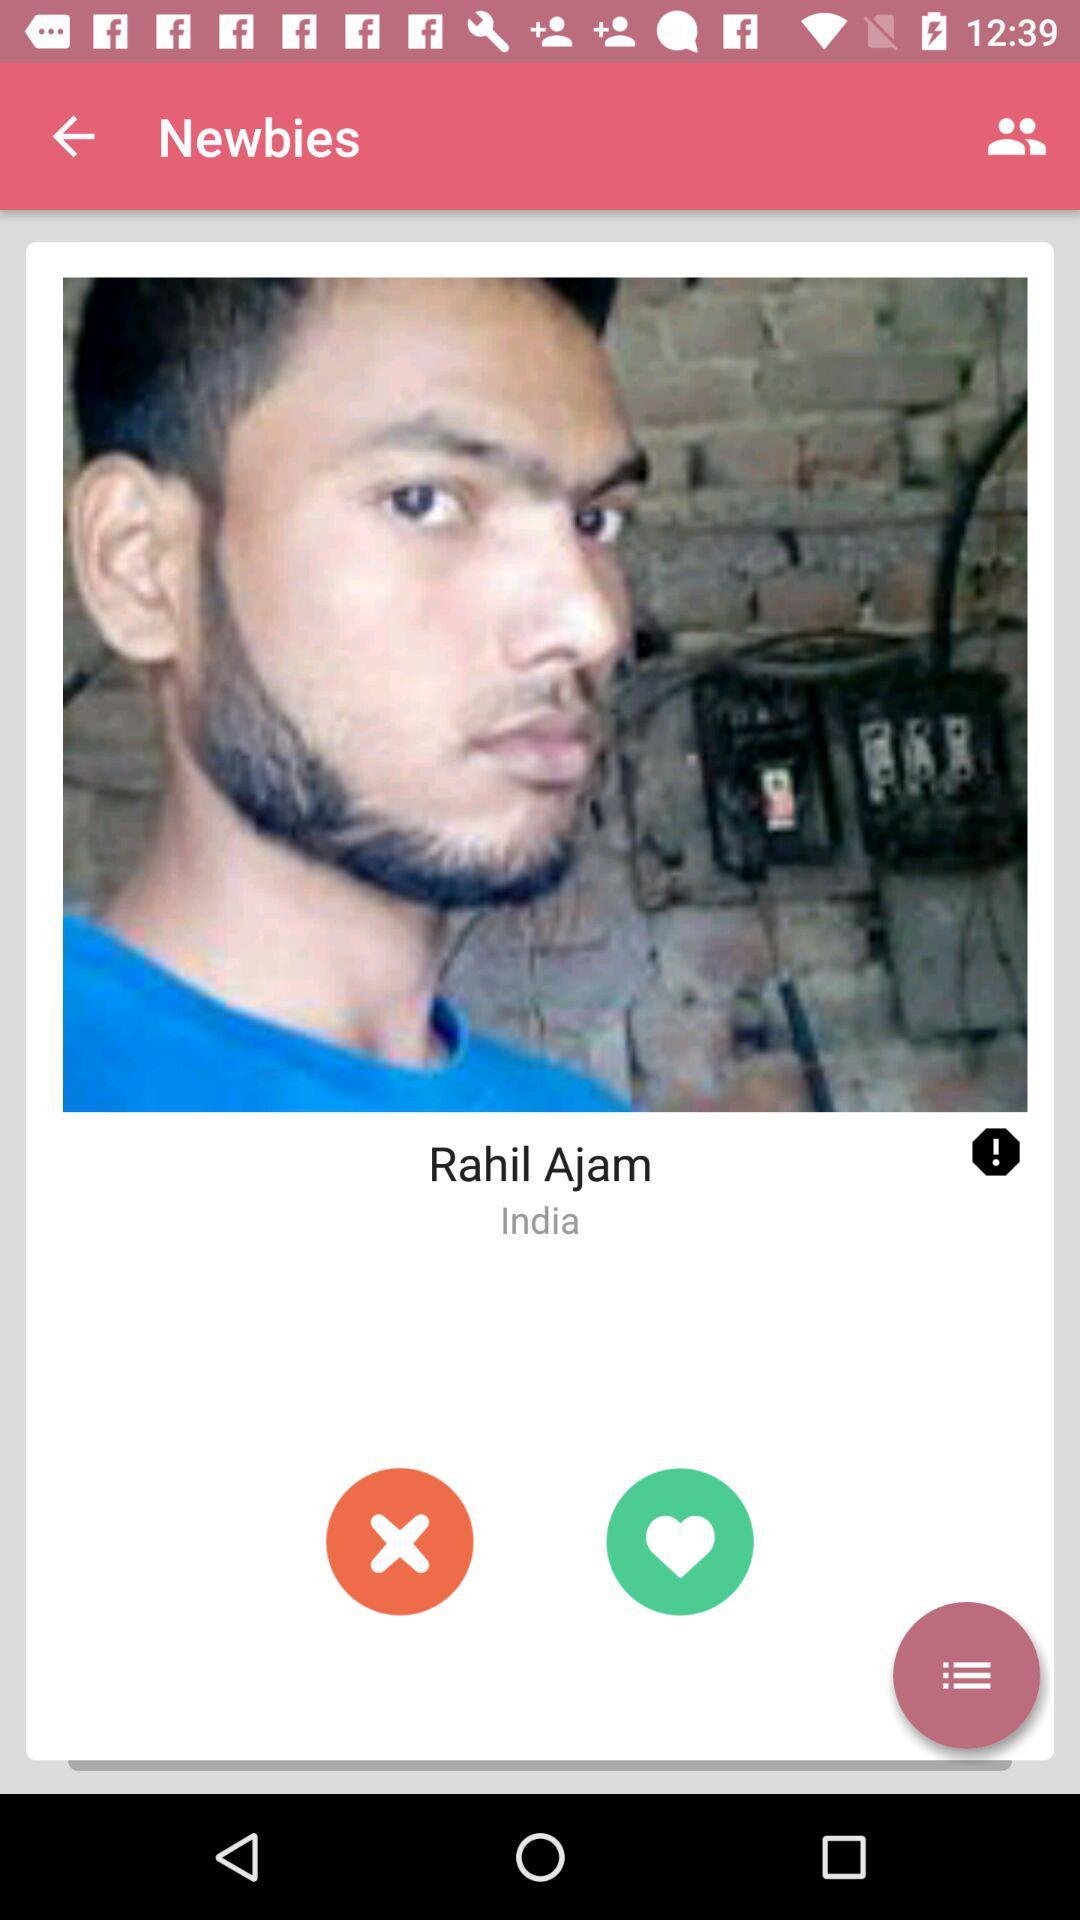  I want to click on additional info, so click(995, 1152).